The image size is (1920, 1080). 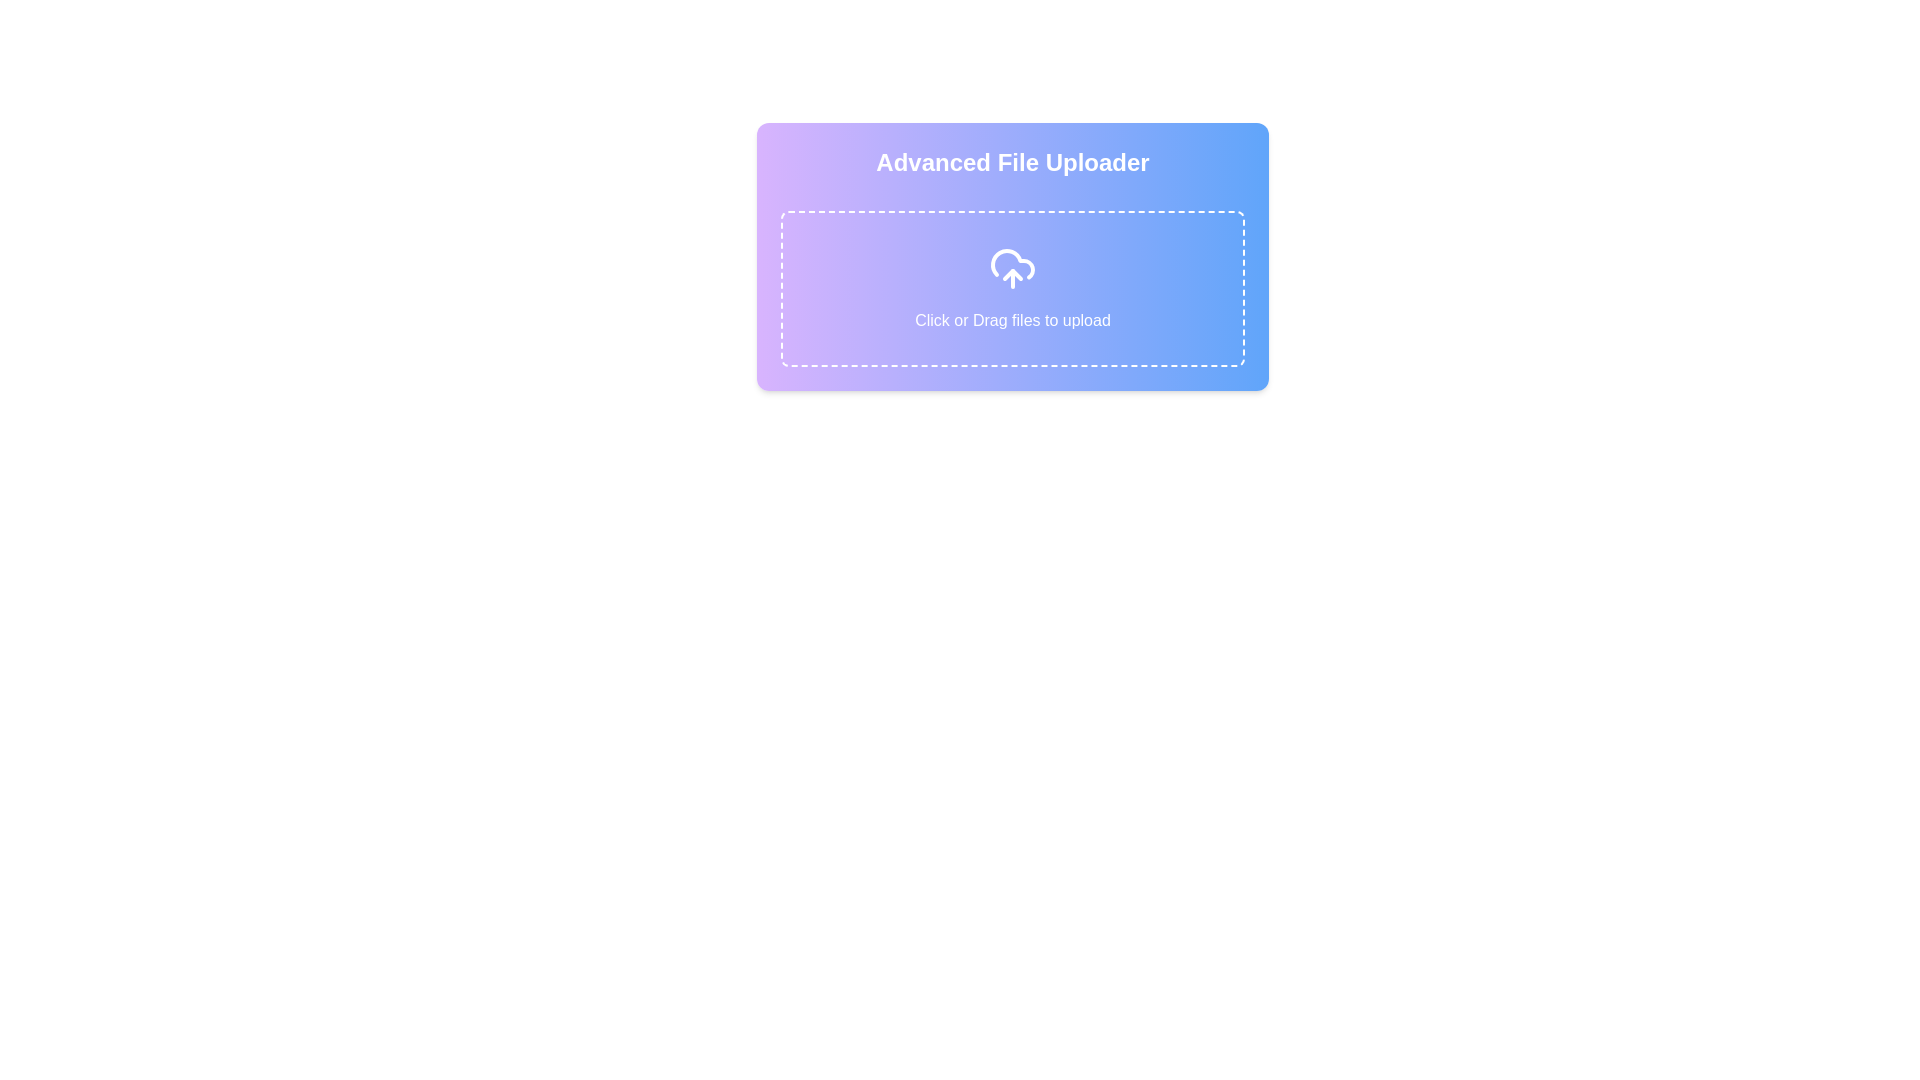 What do you see at coordinates (1012, 289) in the screenshot?
I see `the transparent file upload input field that is defined by dashed lines and rounded corners` at bounding box center [1012, 289].